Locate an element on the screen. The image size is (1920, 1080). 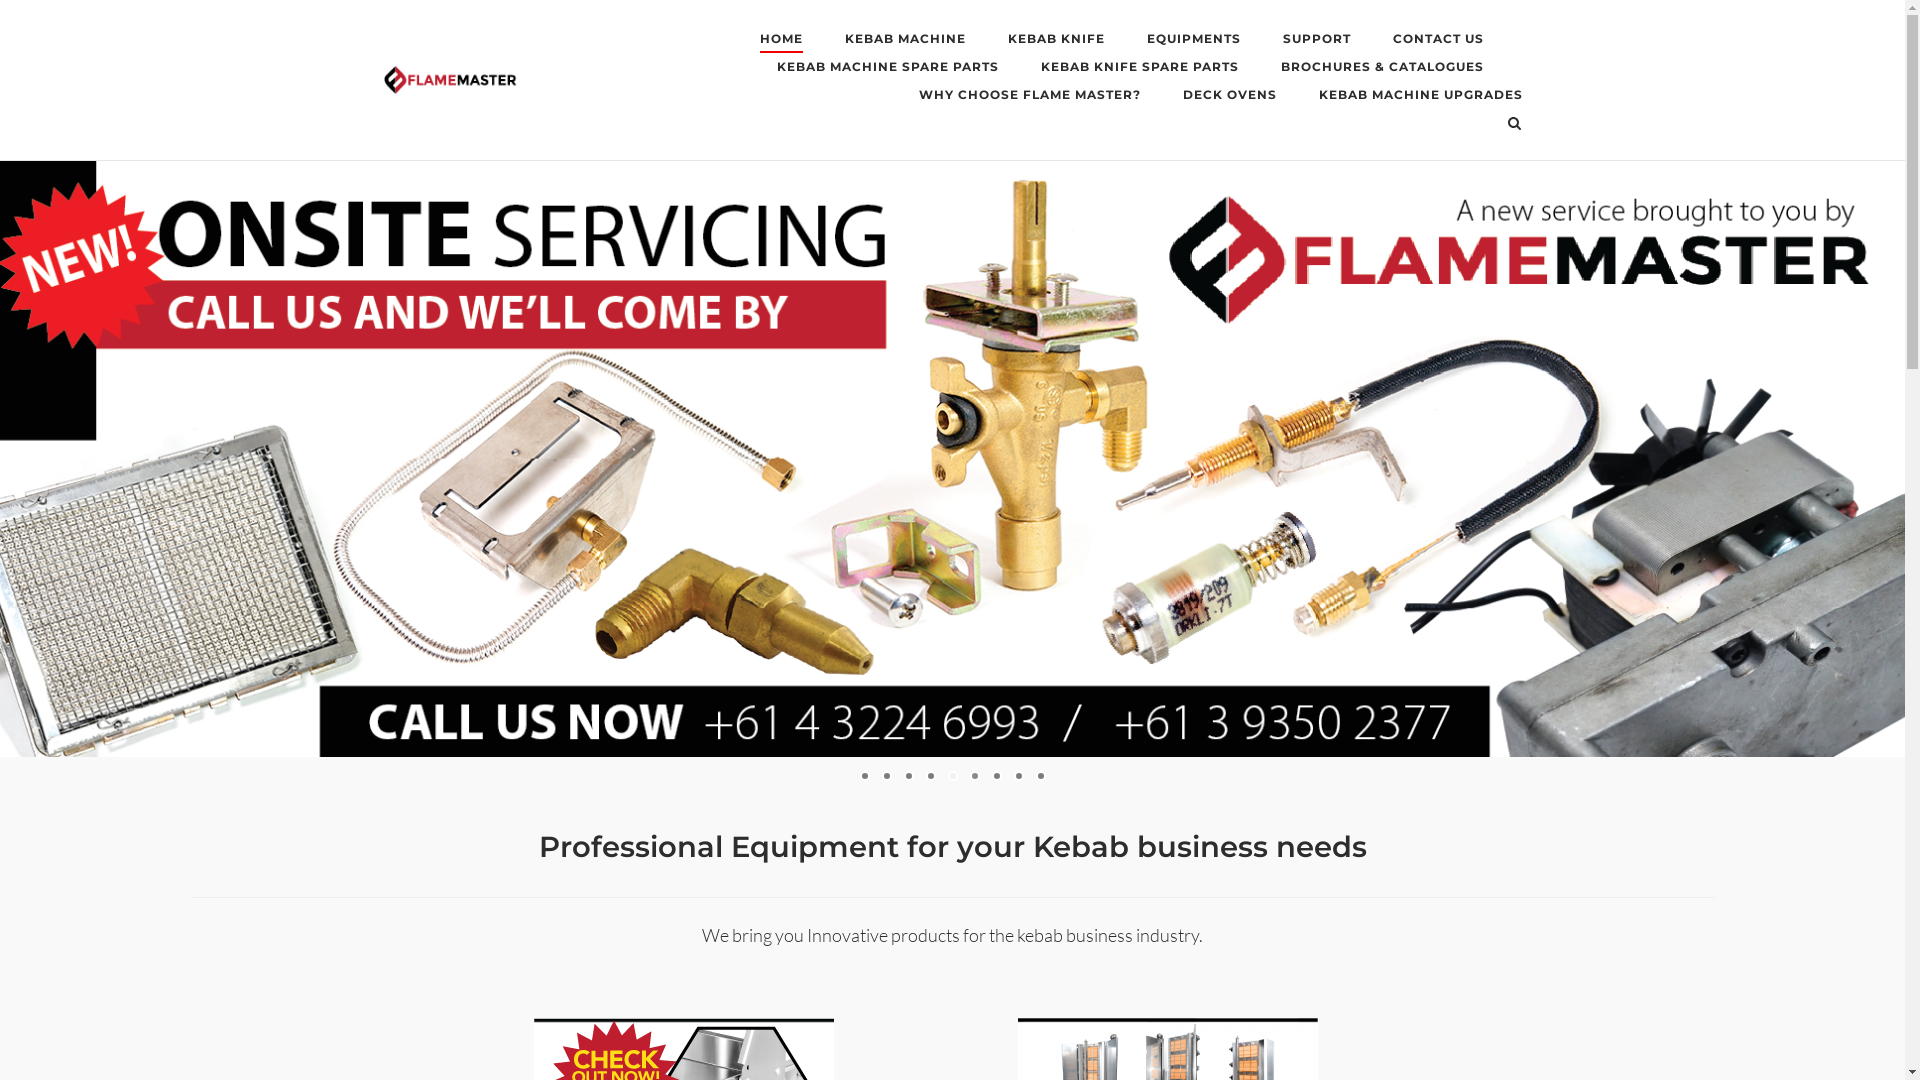
'SUPPORT' is located at coordinates (1315, 42).